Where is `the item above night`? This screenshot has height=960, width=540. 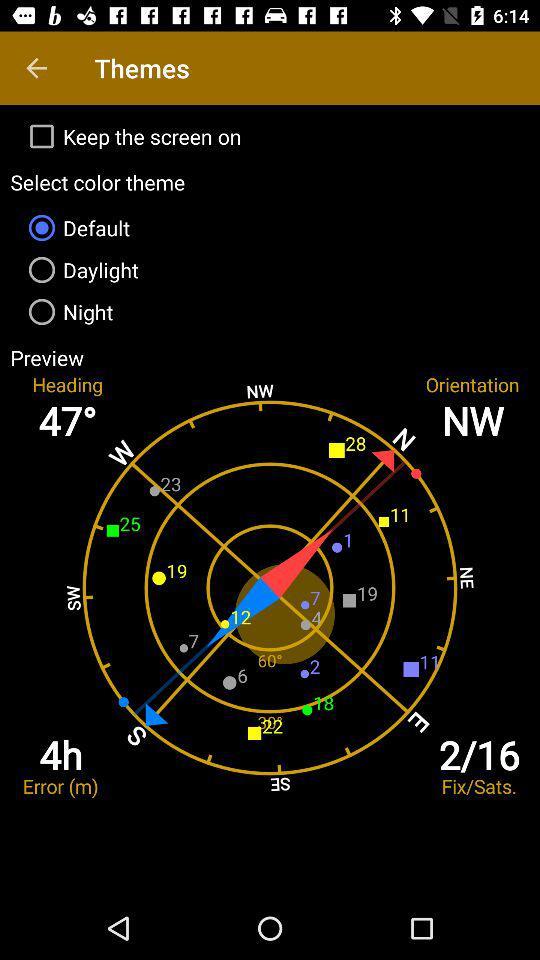
the item above night is located at coordinates (270, 268).